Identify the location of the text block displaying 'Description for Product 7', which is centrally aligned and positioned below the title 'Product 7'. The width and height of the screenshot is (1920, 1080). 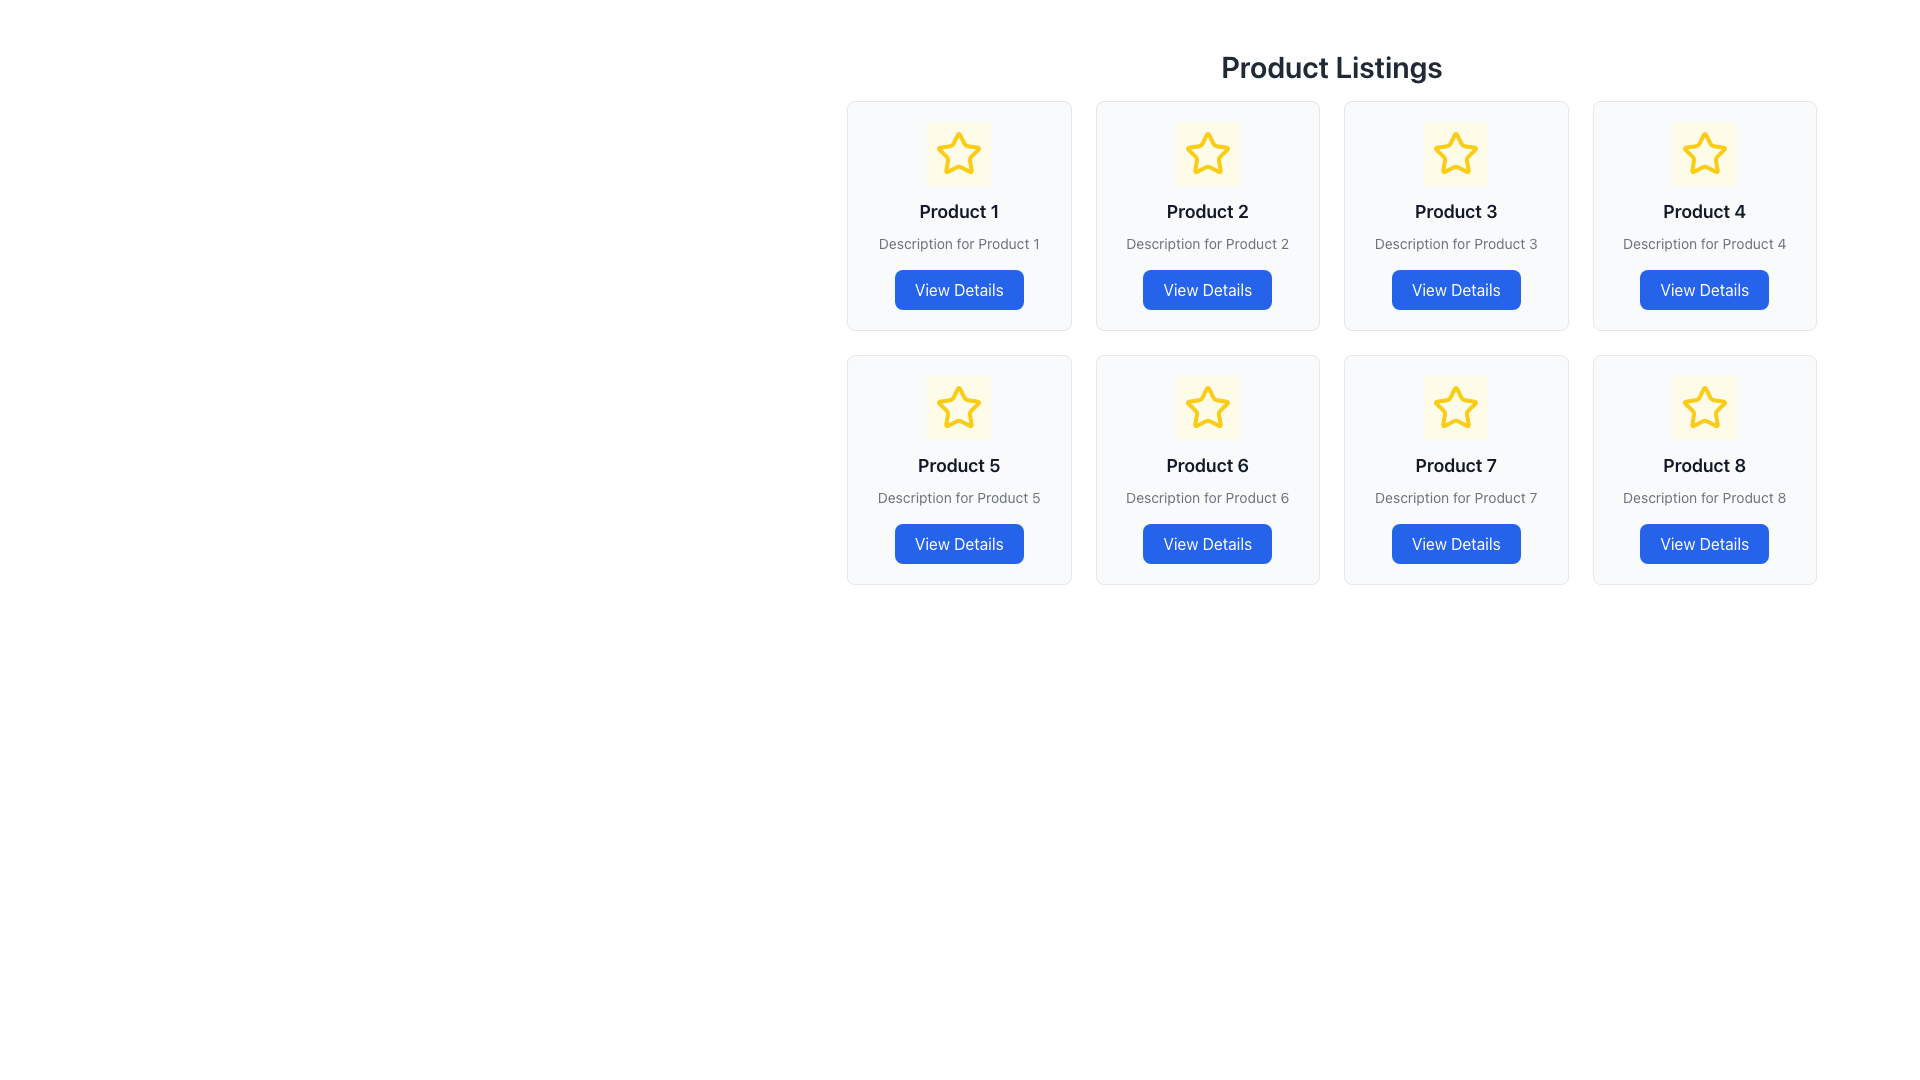
(1456, 496).